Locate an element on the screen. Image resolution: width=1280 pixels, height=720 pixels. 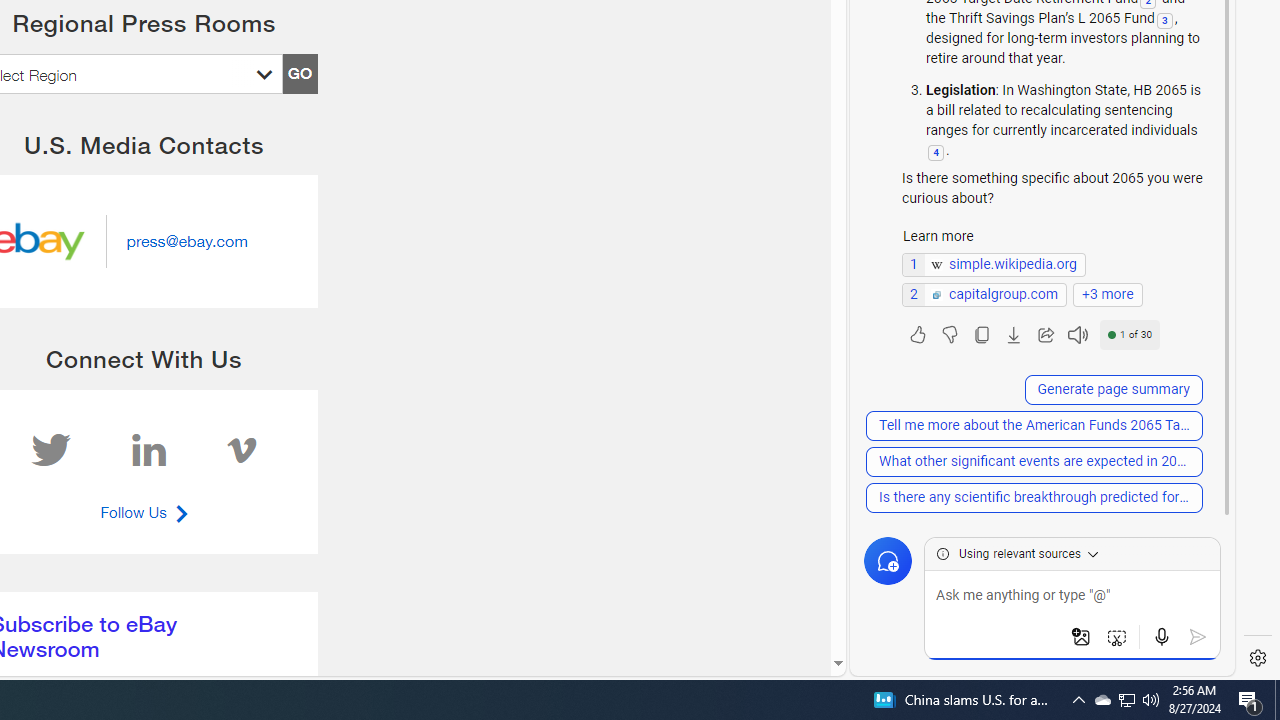
'GO' is located at coordinates (298, 72).